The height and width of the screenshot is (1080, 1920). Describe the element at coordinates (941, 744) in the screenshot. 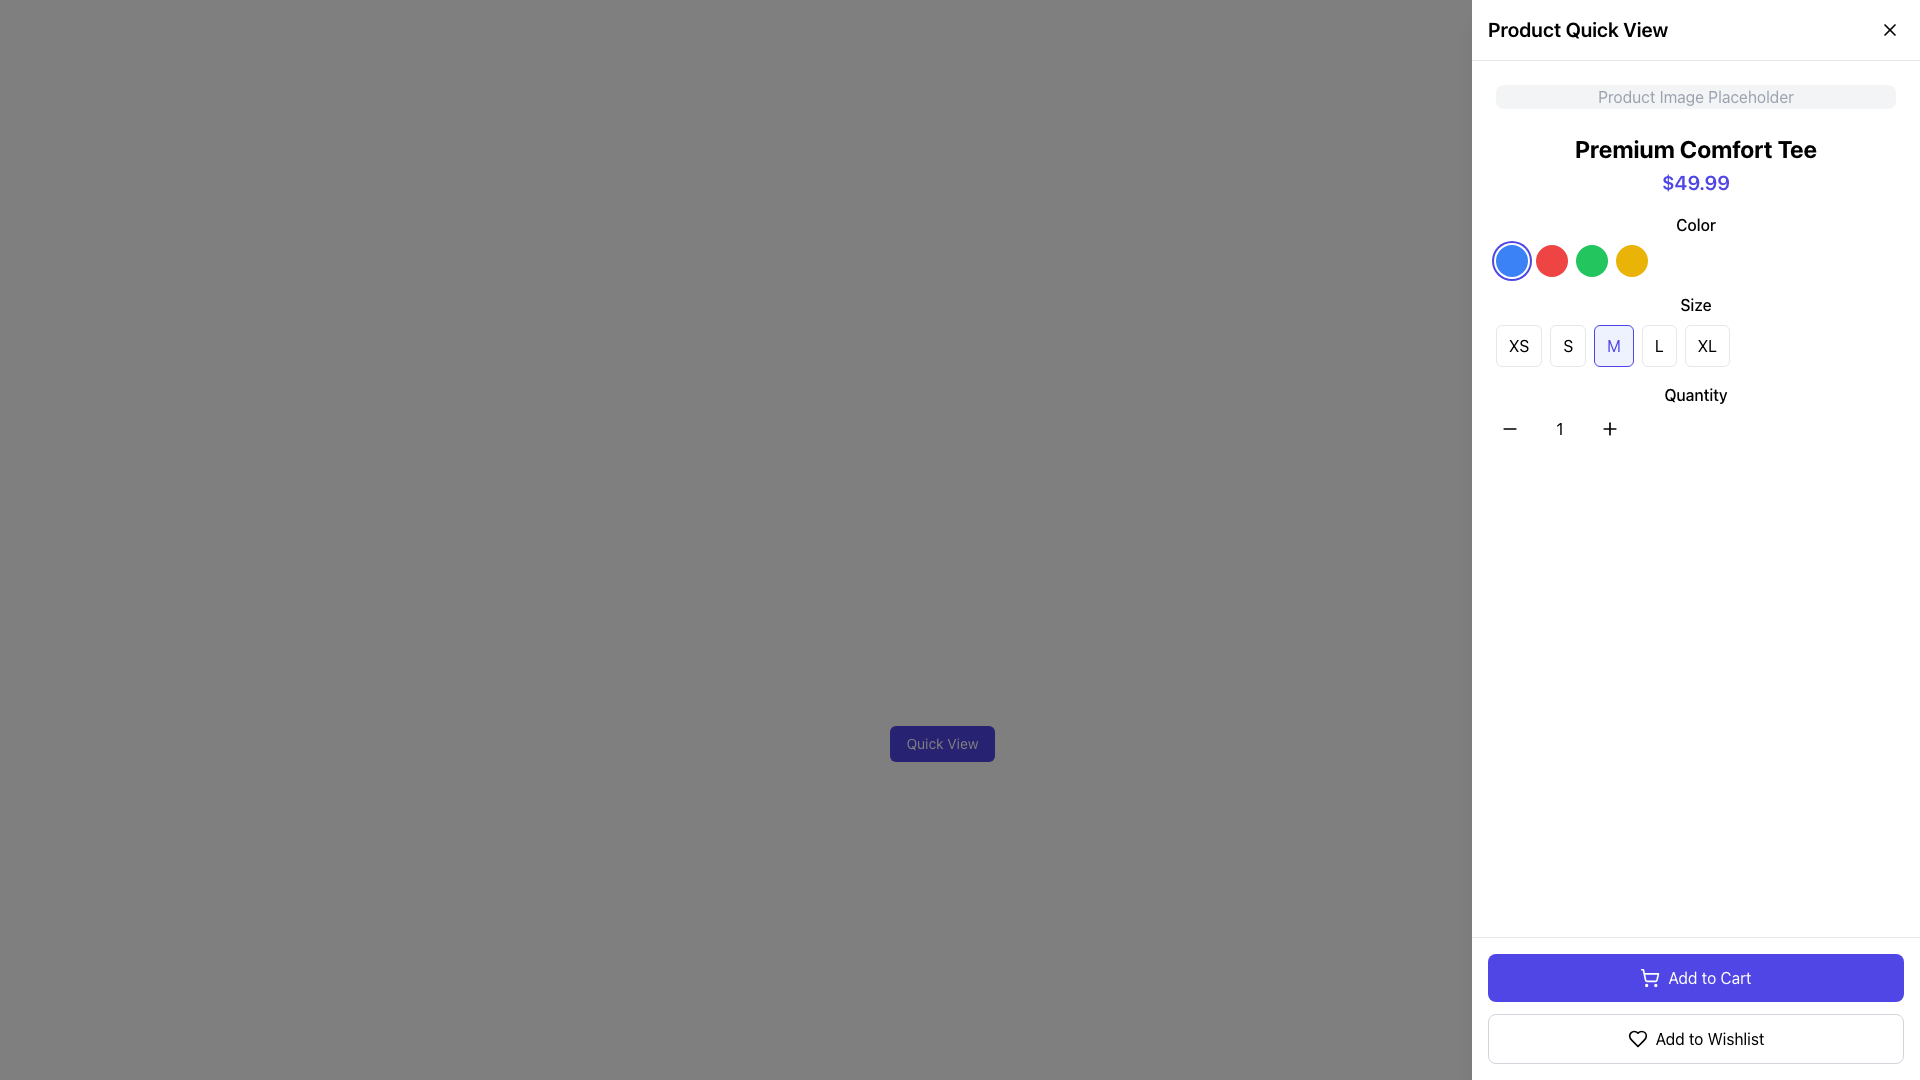

I see `the button located in the central portion of the interface` at that location.